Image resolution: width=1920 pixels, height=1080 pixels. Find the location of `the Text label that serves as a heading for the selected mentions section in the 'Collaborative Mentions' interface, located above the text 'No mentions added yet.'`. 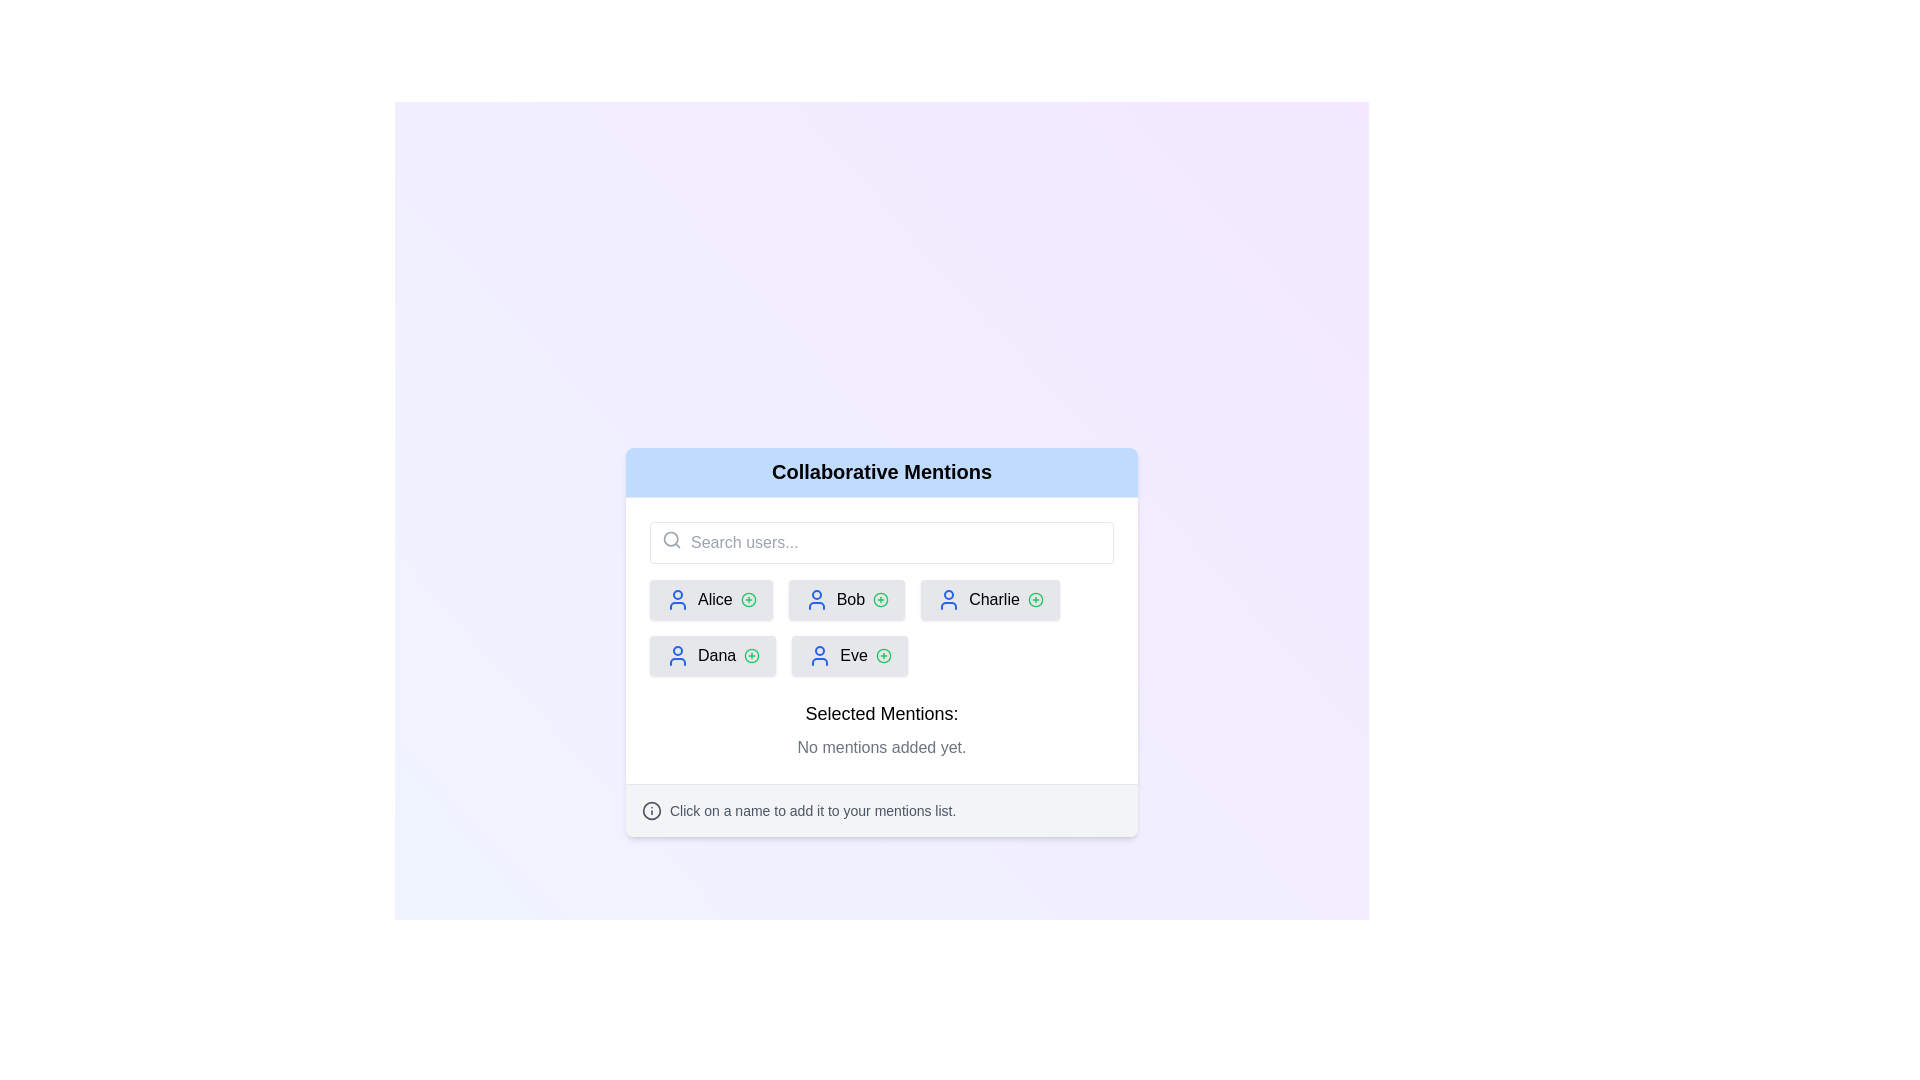

the Text label that serves as a heading for the selected mentions section in the 'Collaborative Mentions' interface, located above the text 'No mentions added yet.' is located at coordinates (881, 712).